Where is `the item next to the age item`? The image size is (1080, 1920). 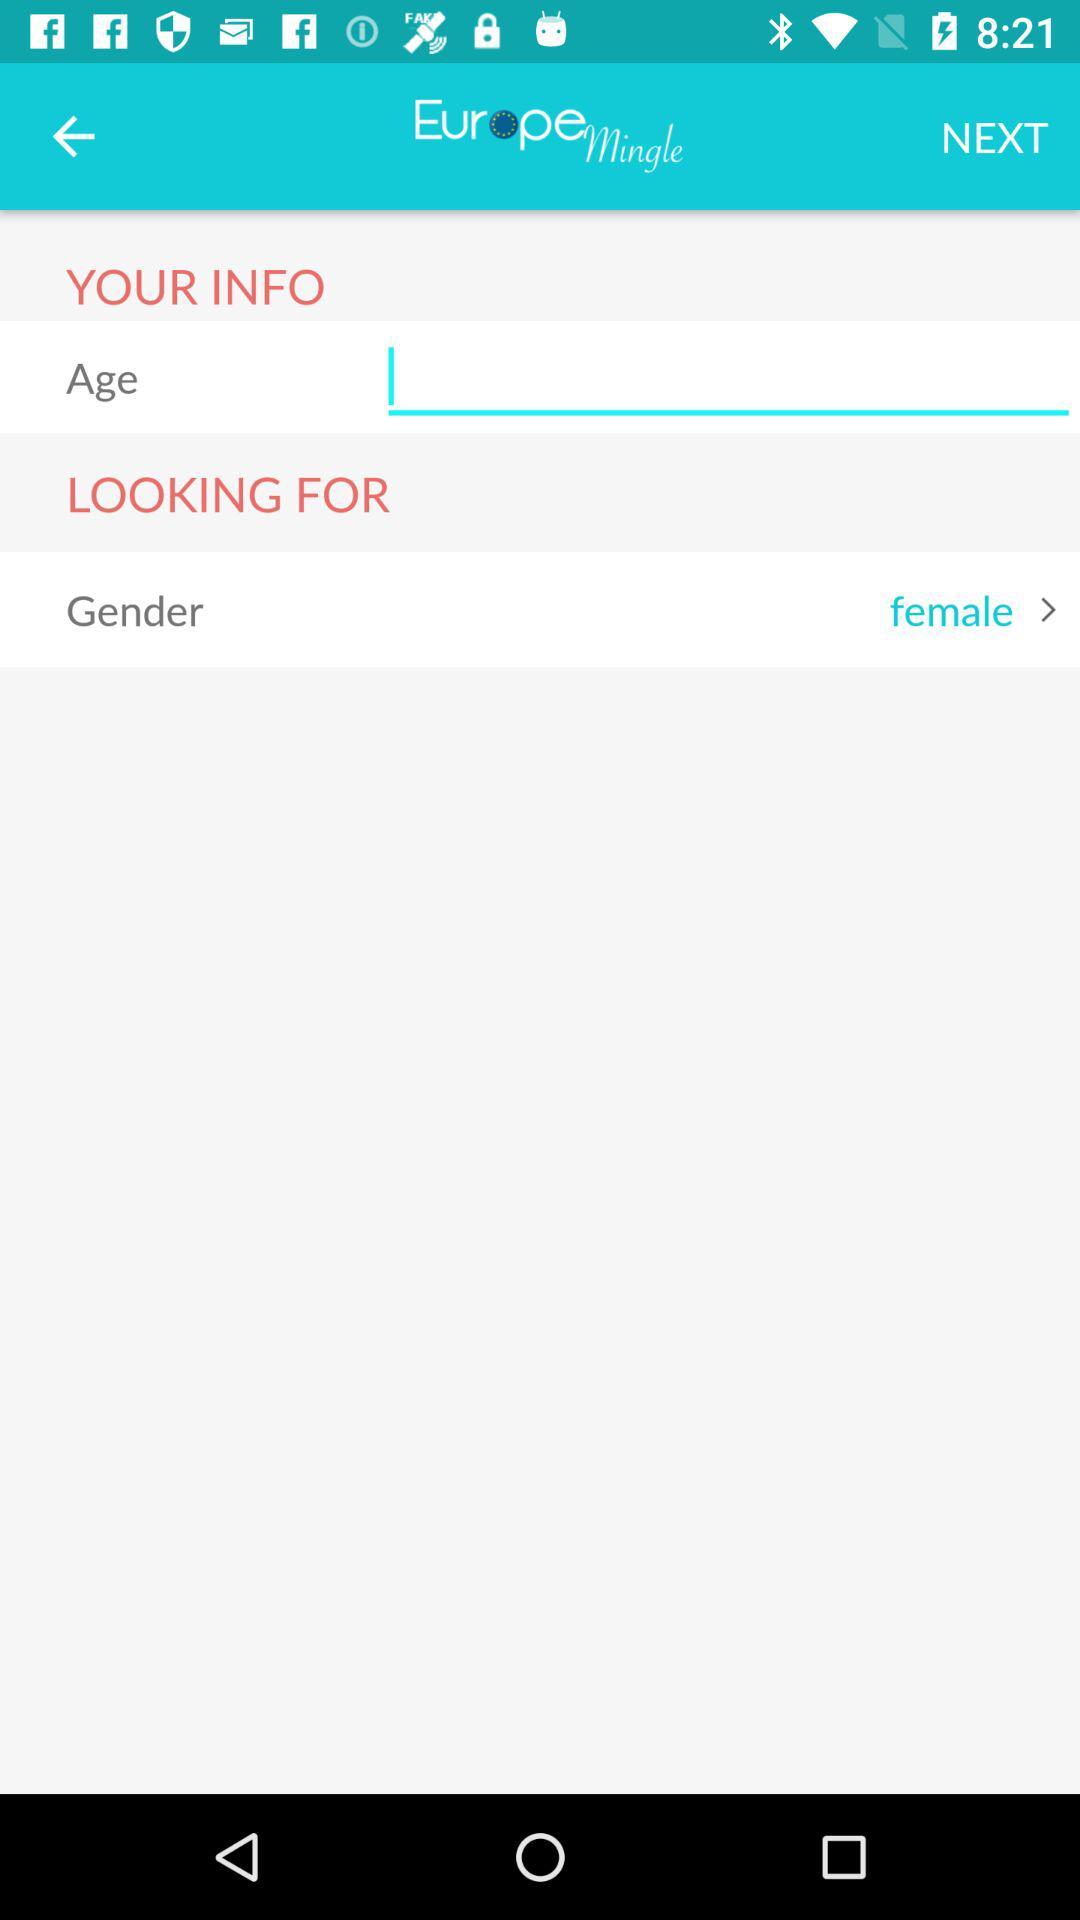
the item next to the age item is located at coordinates (728, 377).